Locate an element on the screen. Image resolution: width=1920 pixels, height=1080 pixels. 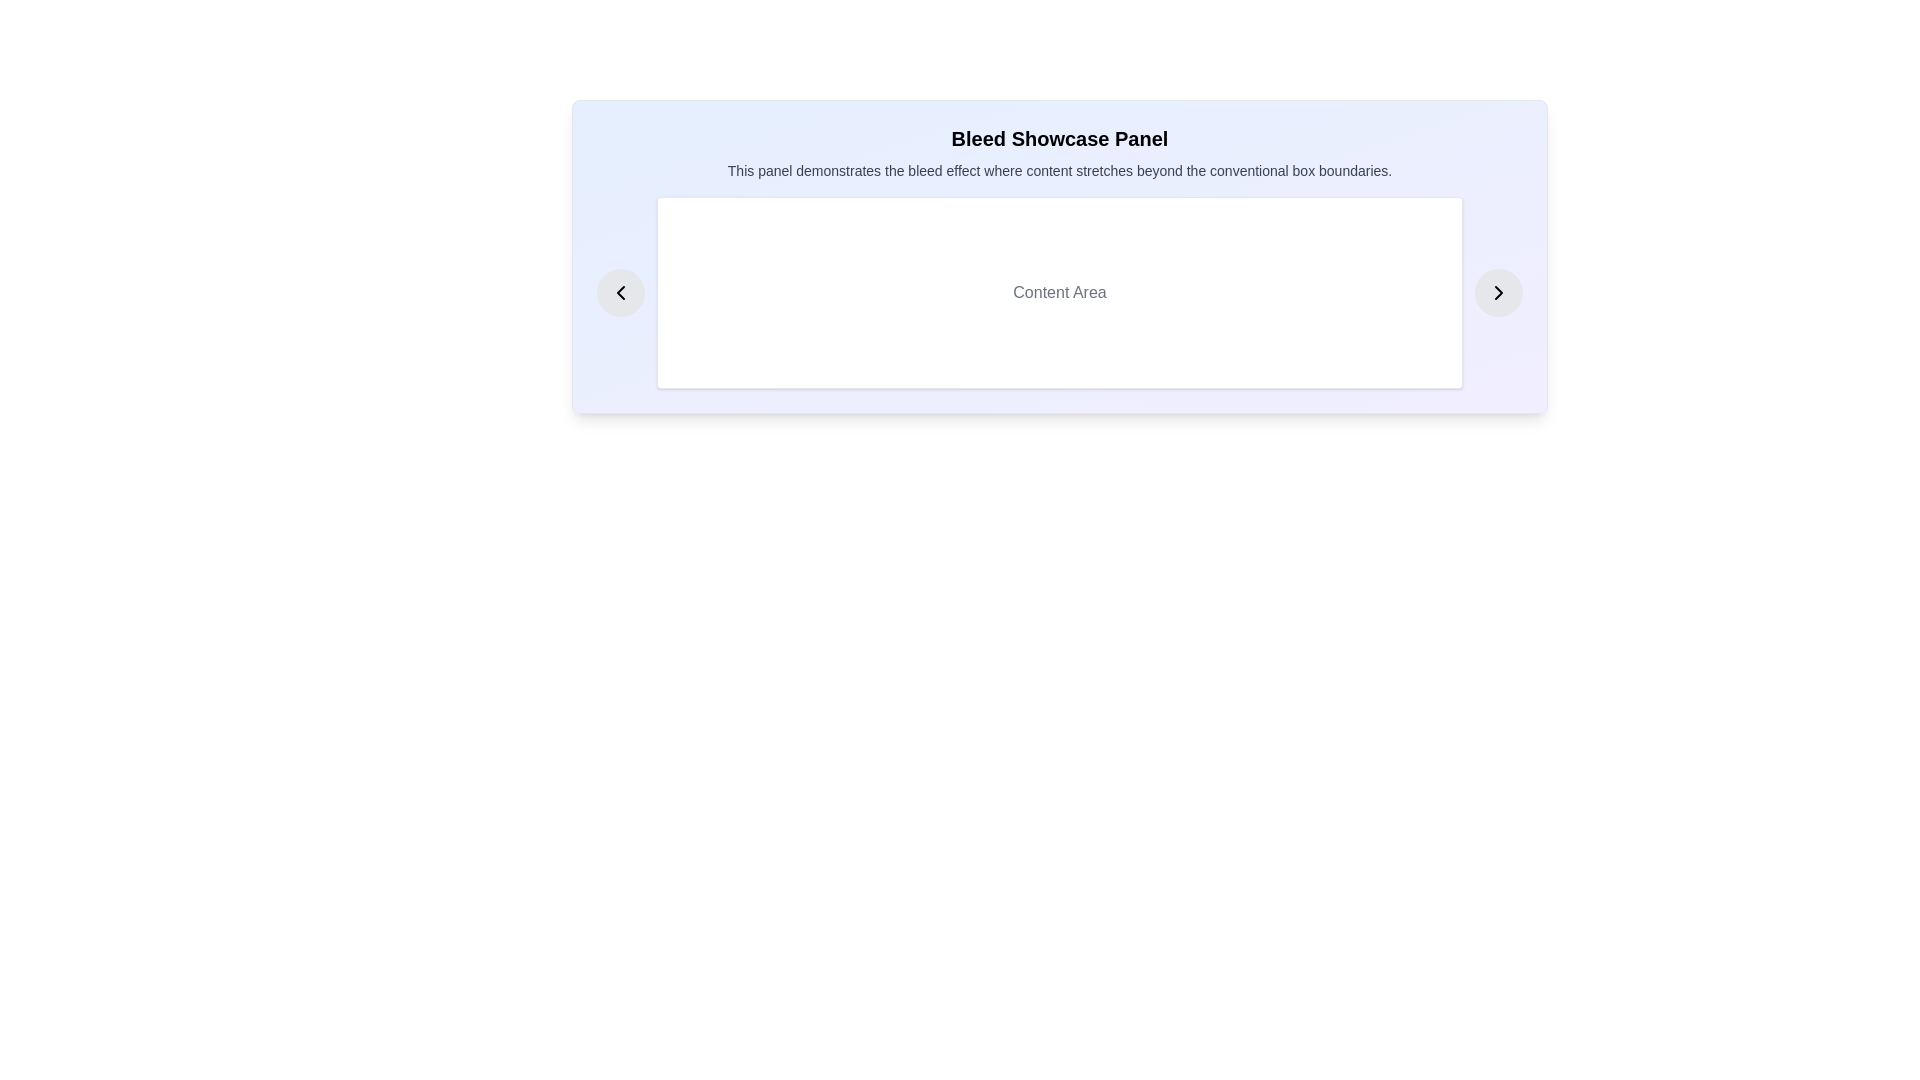
the circular gray button with a right-facing chevron icon is located at coordinates (1498, 293).